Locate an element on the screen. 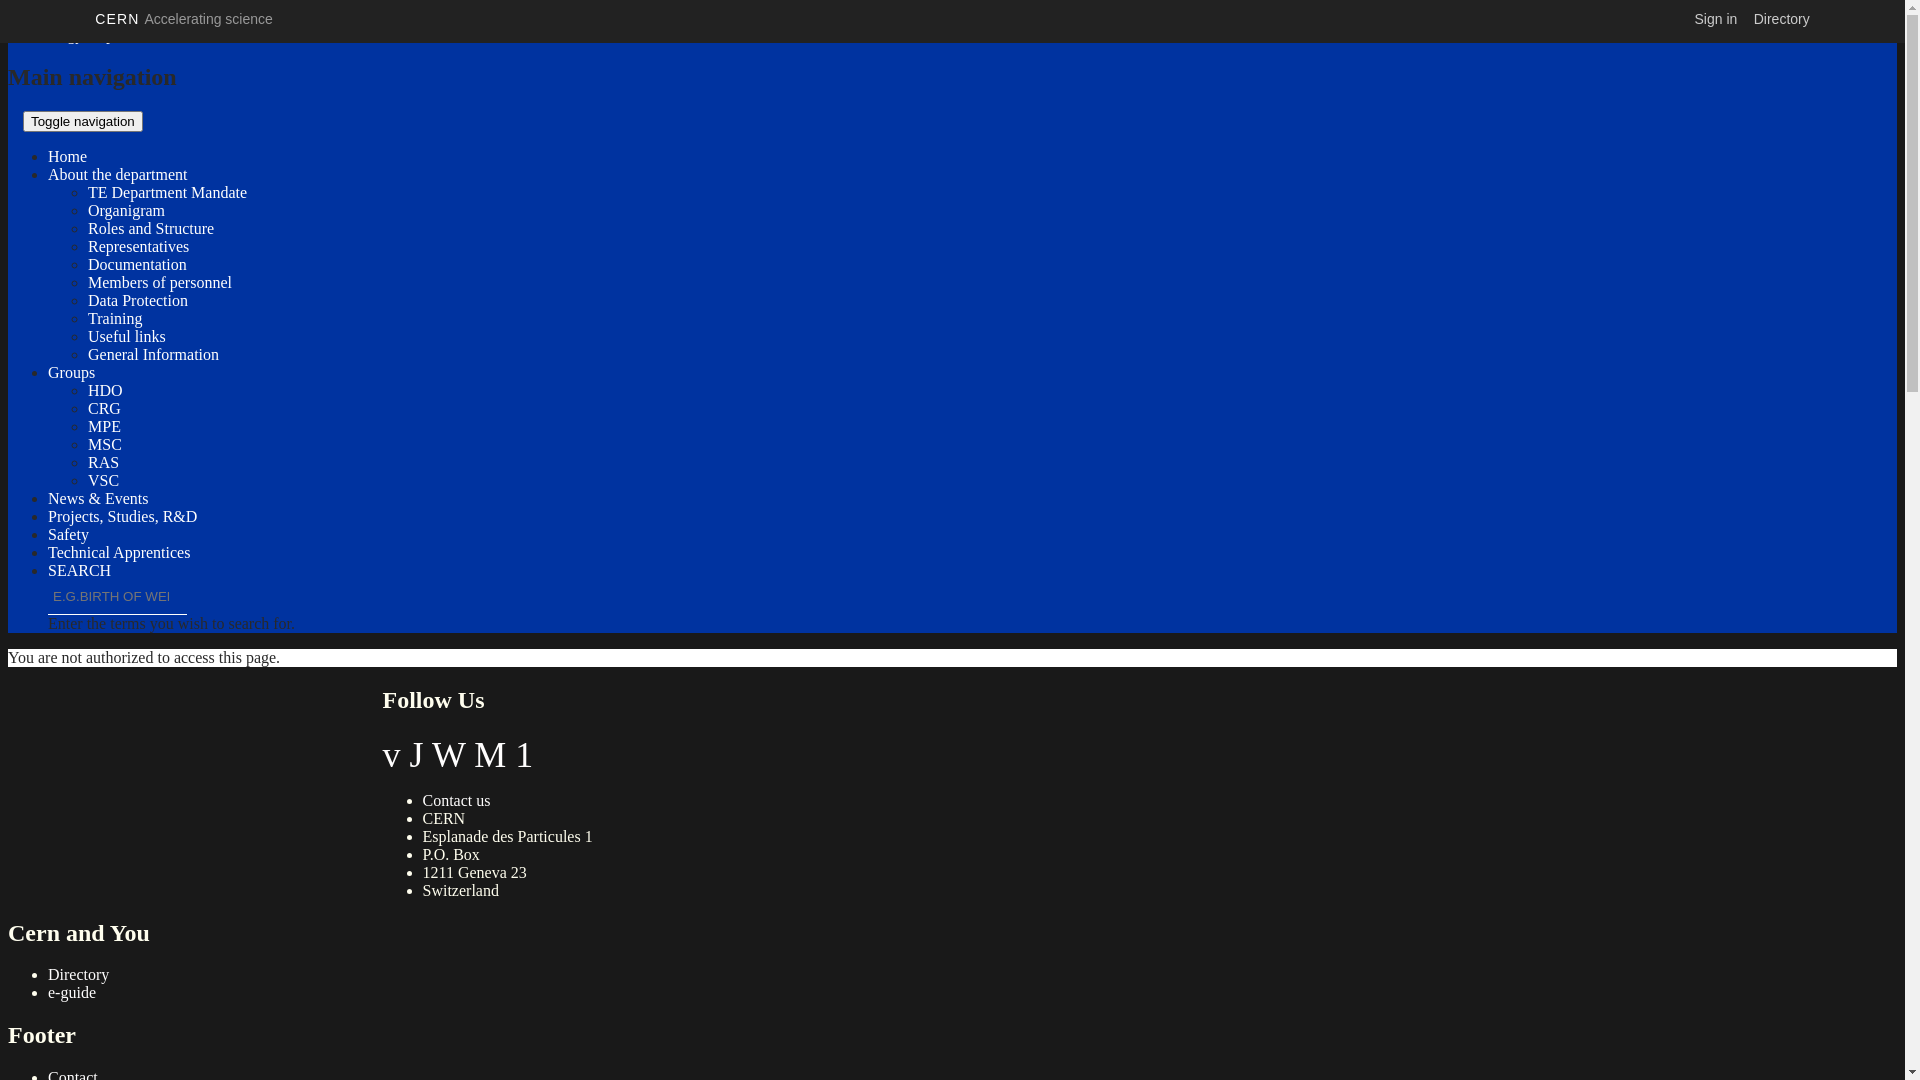 The width and height of the screenshot is (1920, 1080). 'e-guide' is located at coordinates (72, 992).